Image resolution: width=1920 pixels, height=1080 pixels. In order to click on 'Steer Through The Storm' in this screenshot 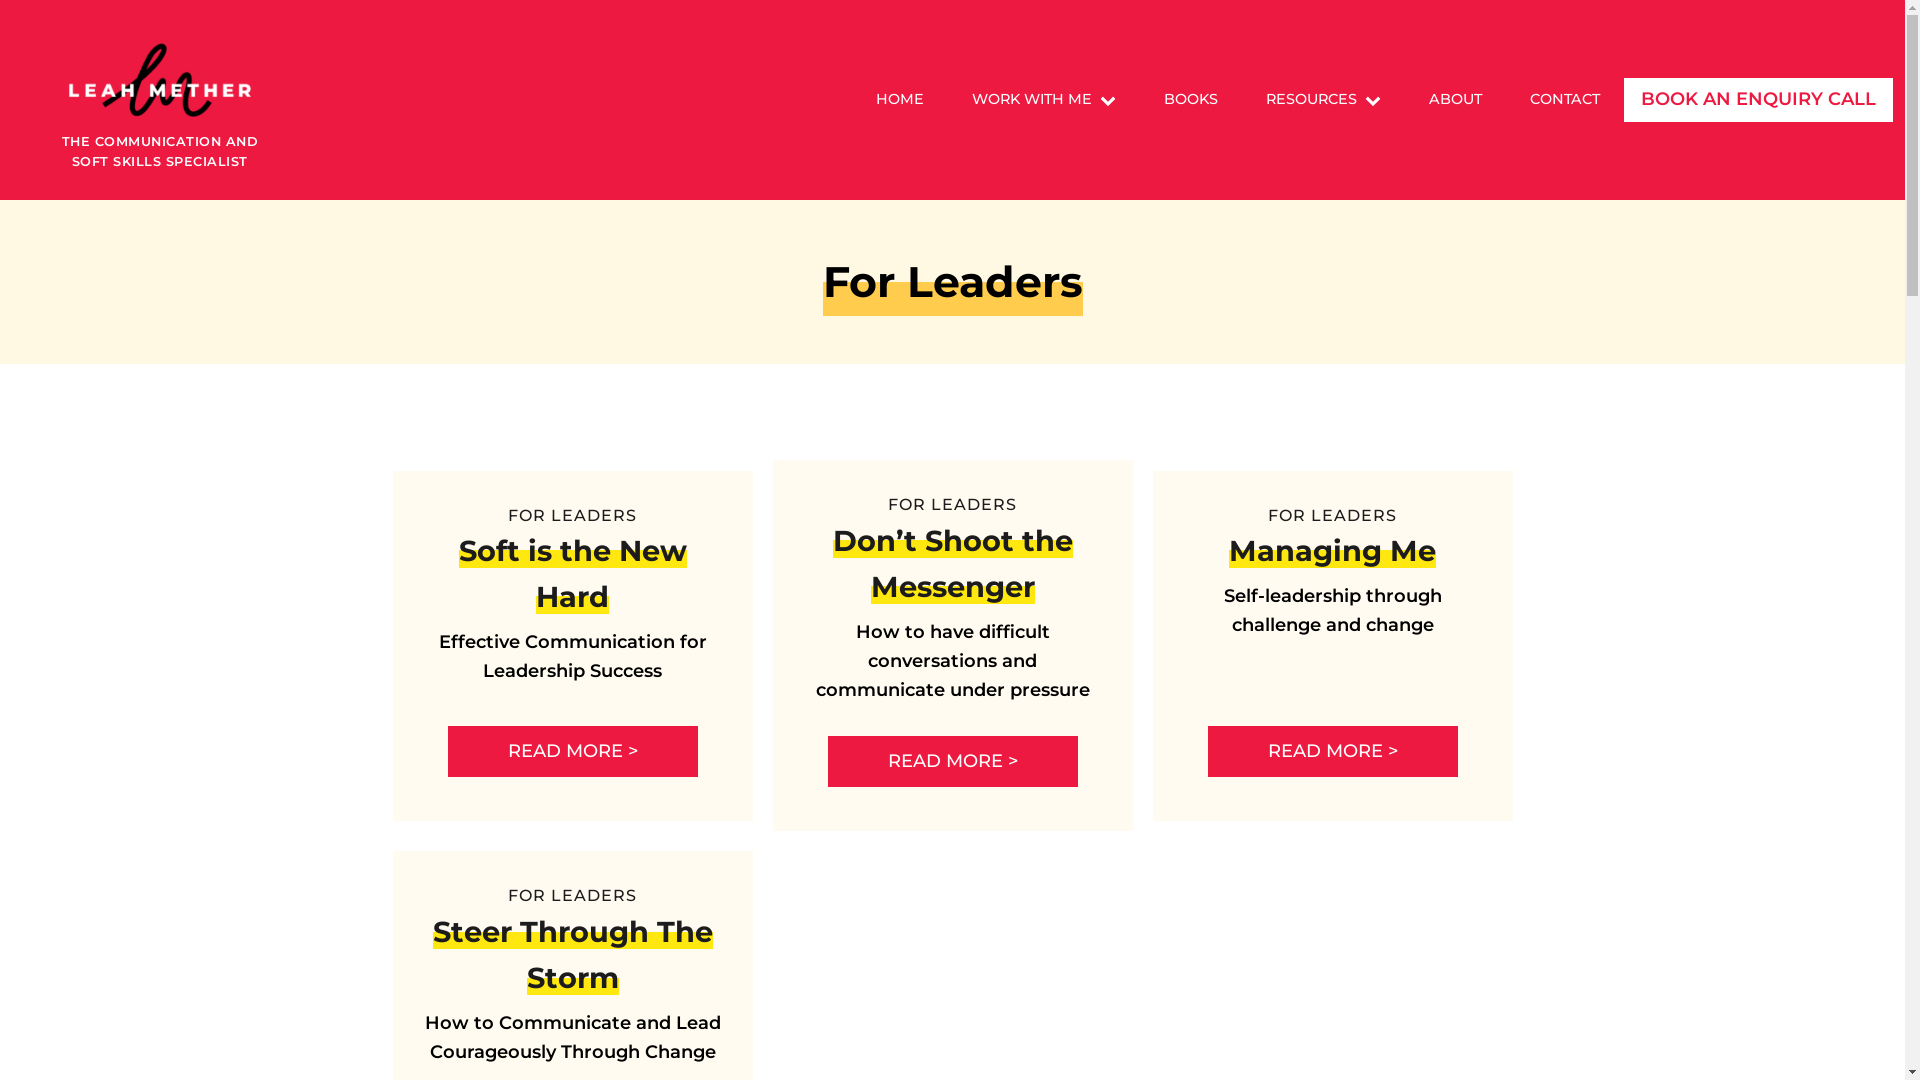, I will do `click(570, 953)`.